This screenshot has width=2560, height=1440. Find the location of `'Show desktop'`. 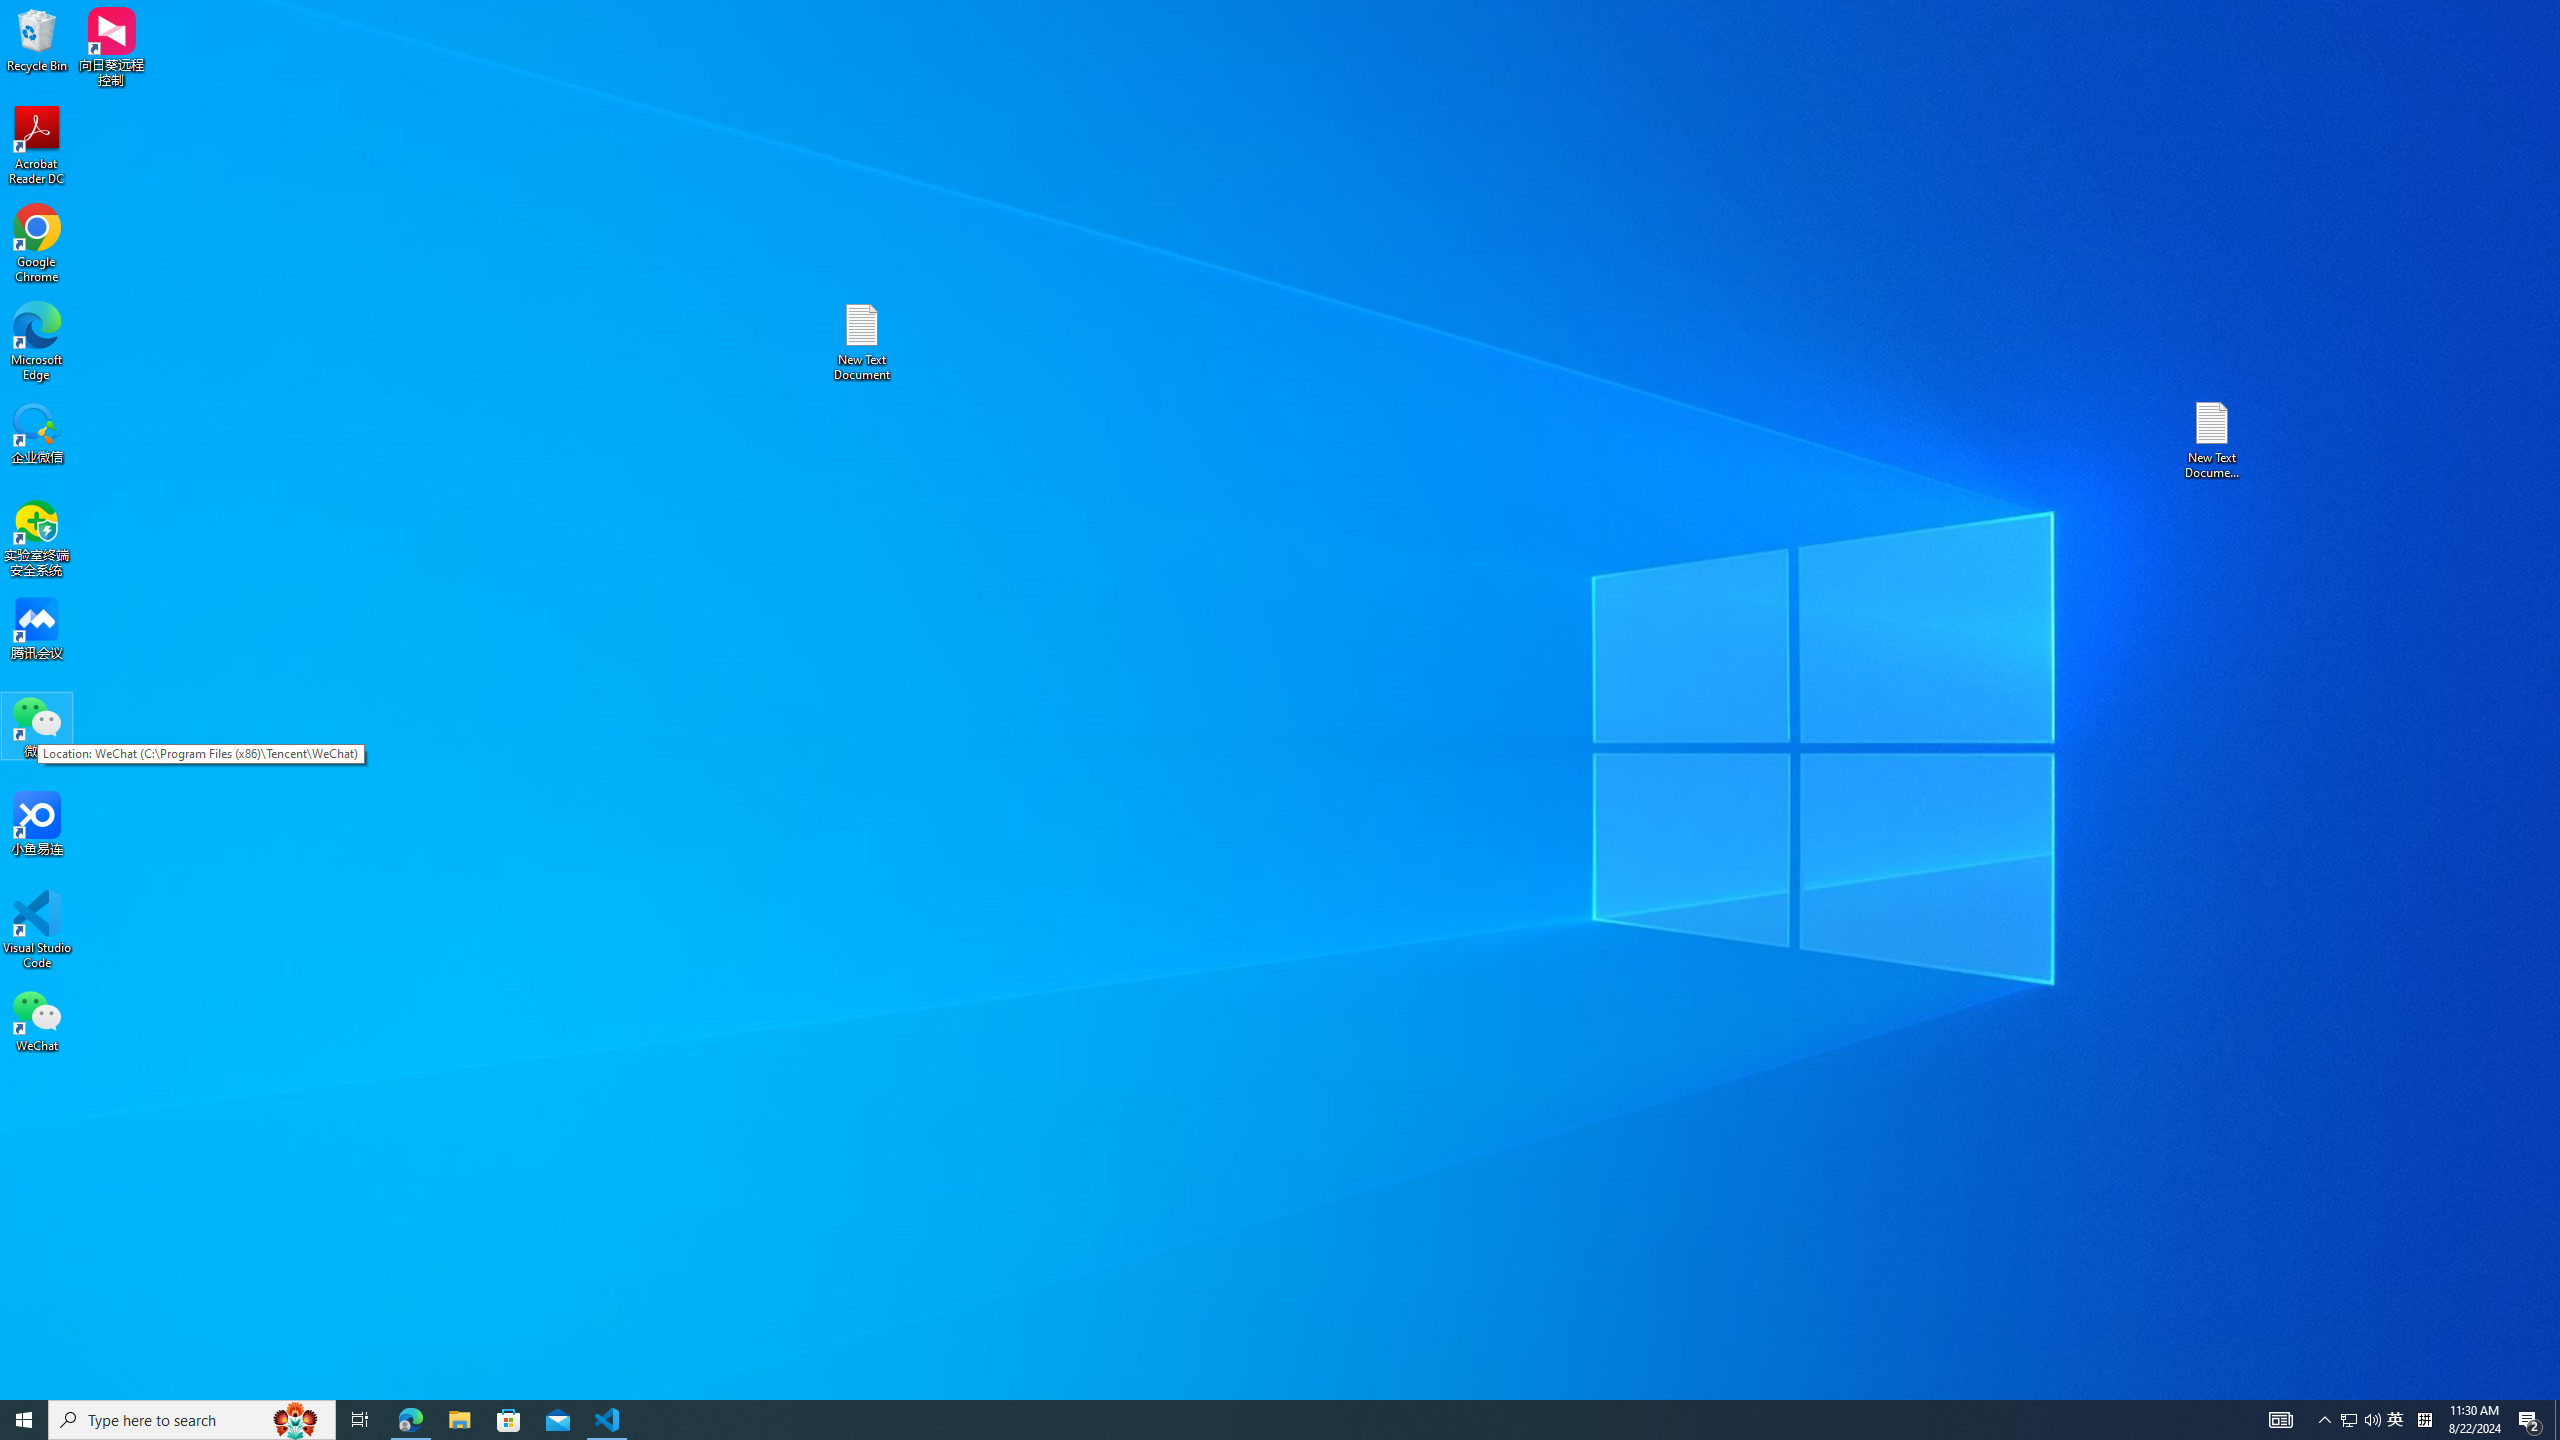

'Show desktop' is located at coordinates (2556, 1418).